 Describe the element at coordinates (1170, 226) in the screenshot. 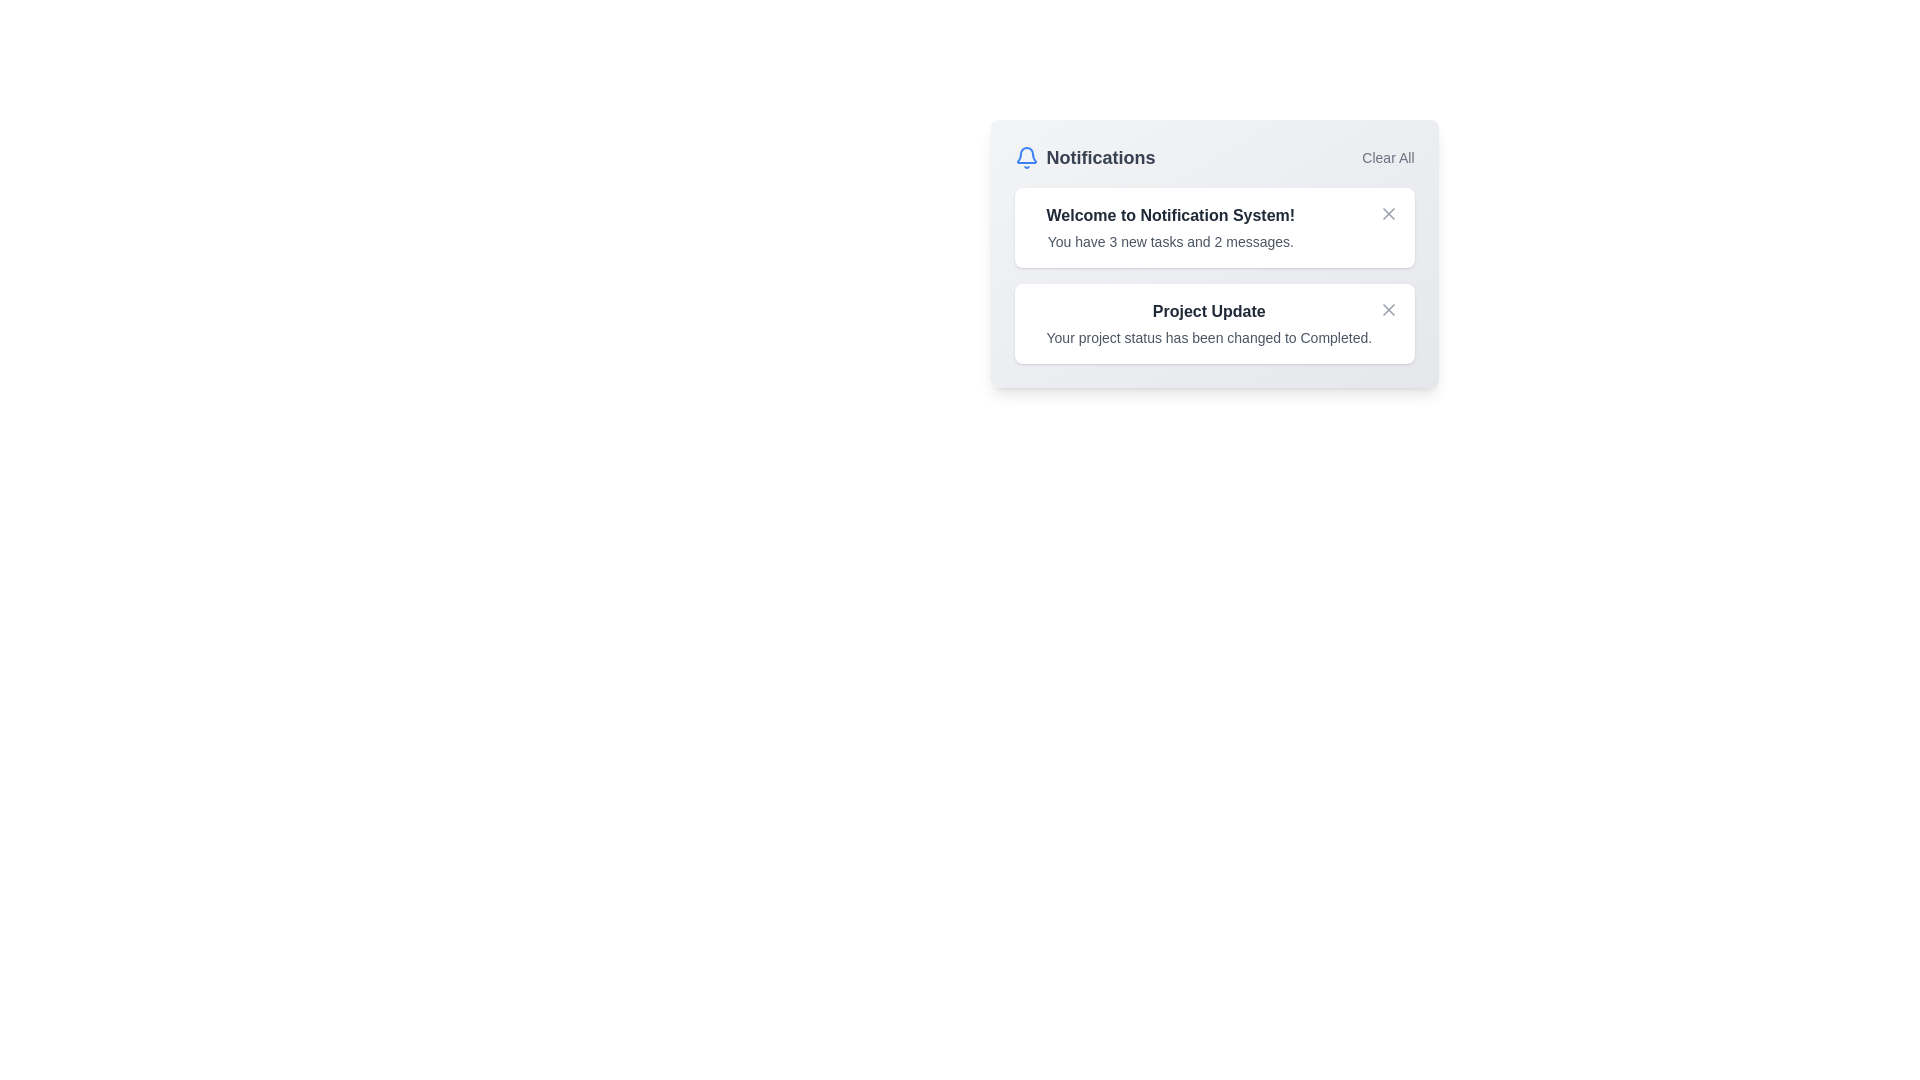

I see `the informational text display that summarizes notifications and lists pending tasks, located centrally in the notification panel above the 'Project Update' section` at that location.